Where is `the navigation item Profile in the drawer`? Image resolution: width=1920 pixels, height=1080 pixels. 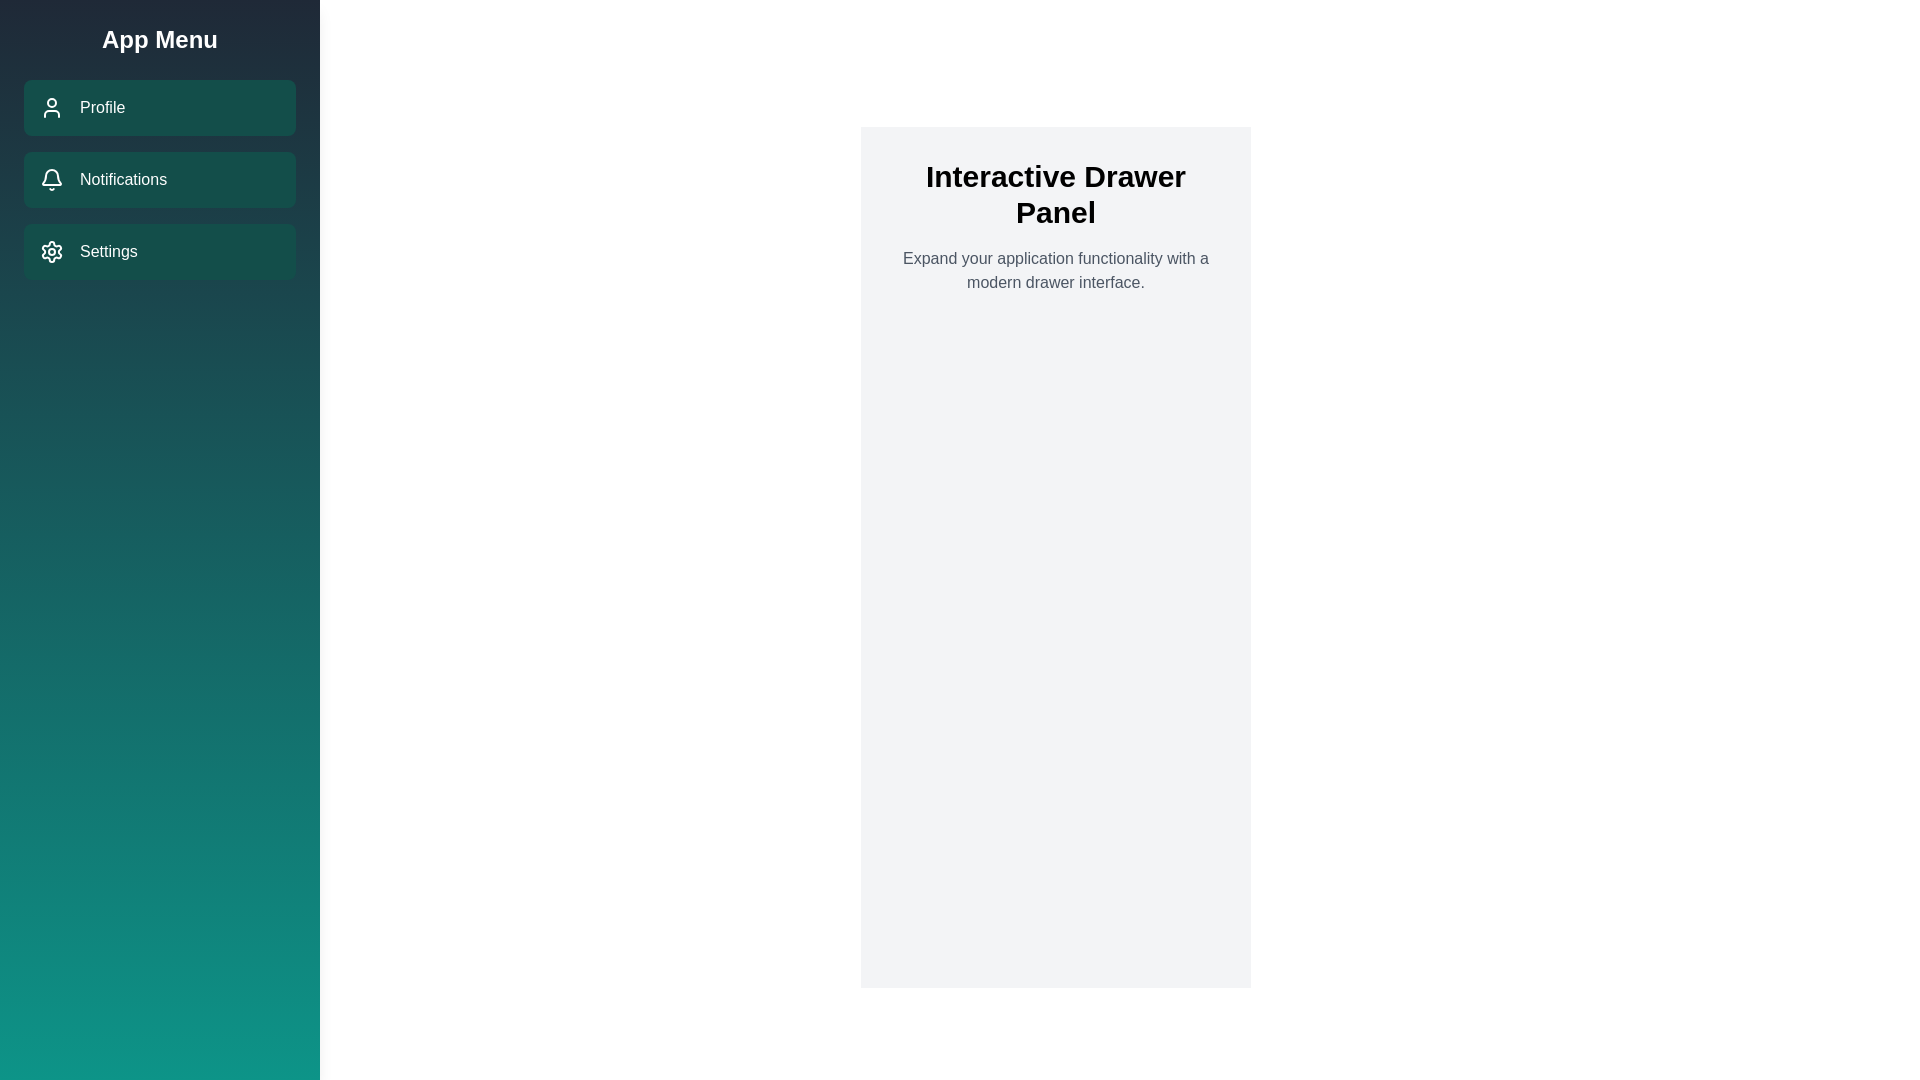
the navigation item Profile in the drawer is located at coordinates (158, 108).